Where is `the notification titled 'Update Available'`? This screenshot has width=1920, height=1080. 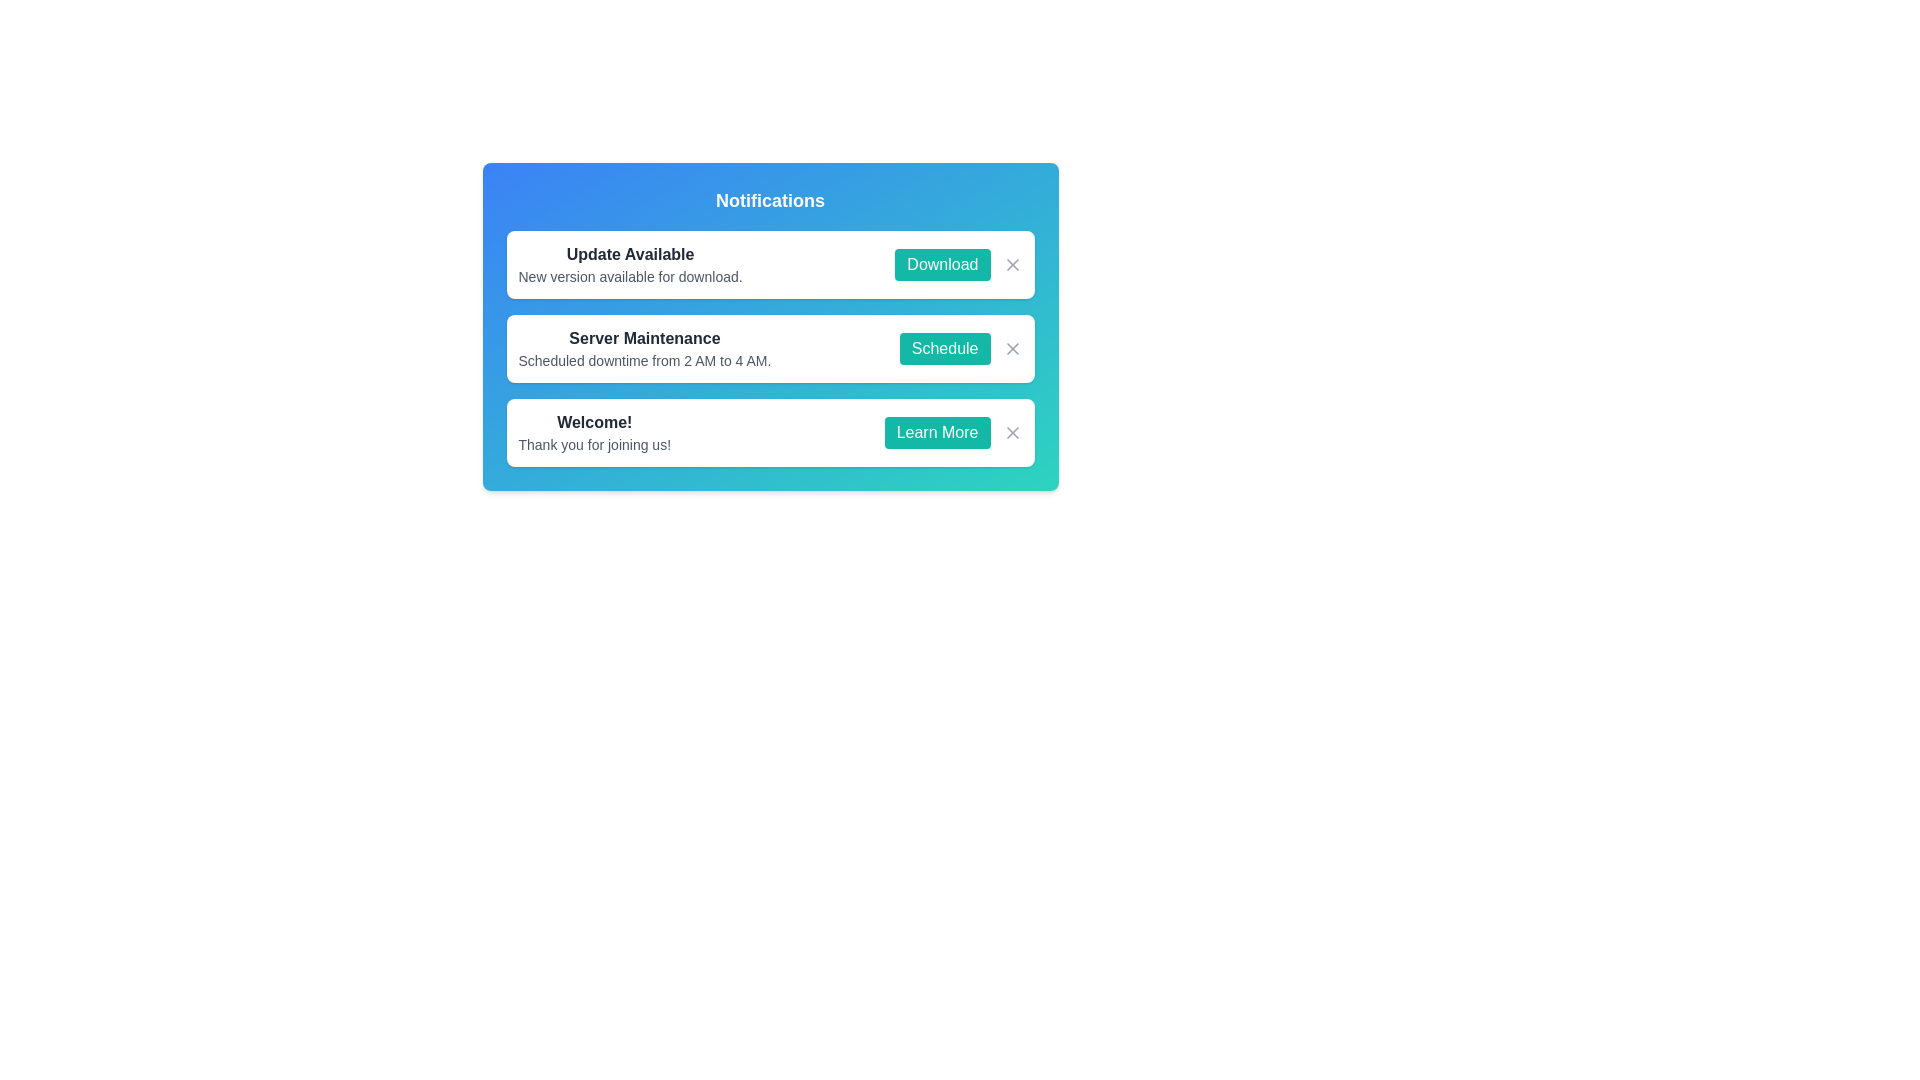
the notification titled 'Update Available' is located at coordinates (629, 264).